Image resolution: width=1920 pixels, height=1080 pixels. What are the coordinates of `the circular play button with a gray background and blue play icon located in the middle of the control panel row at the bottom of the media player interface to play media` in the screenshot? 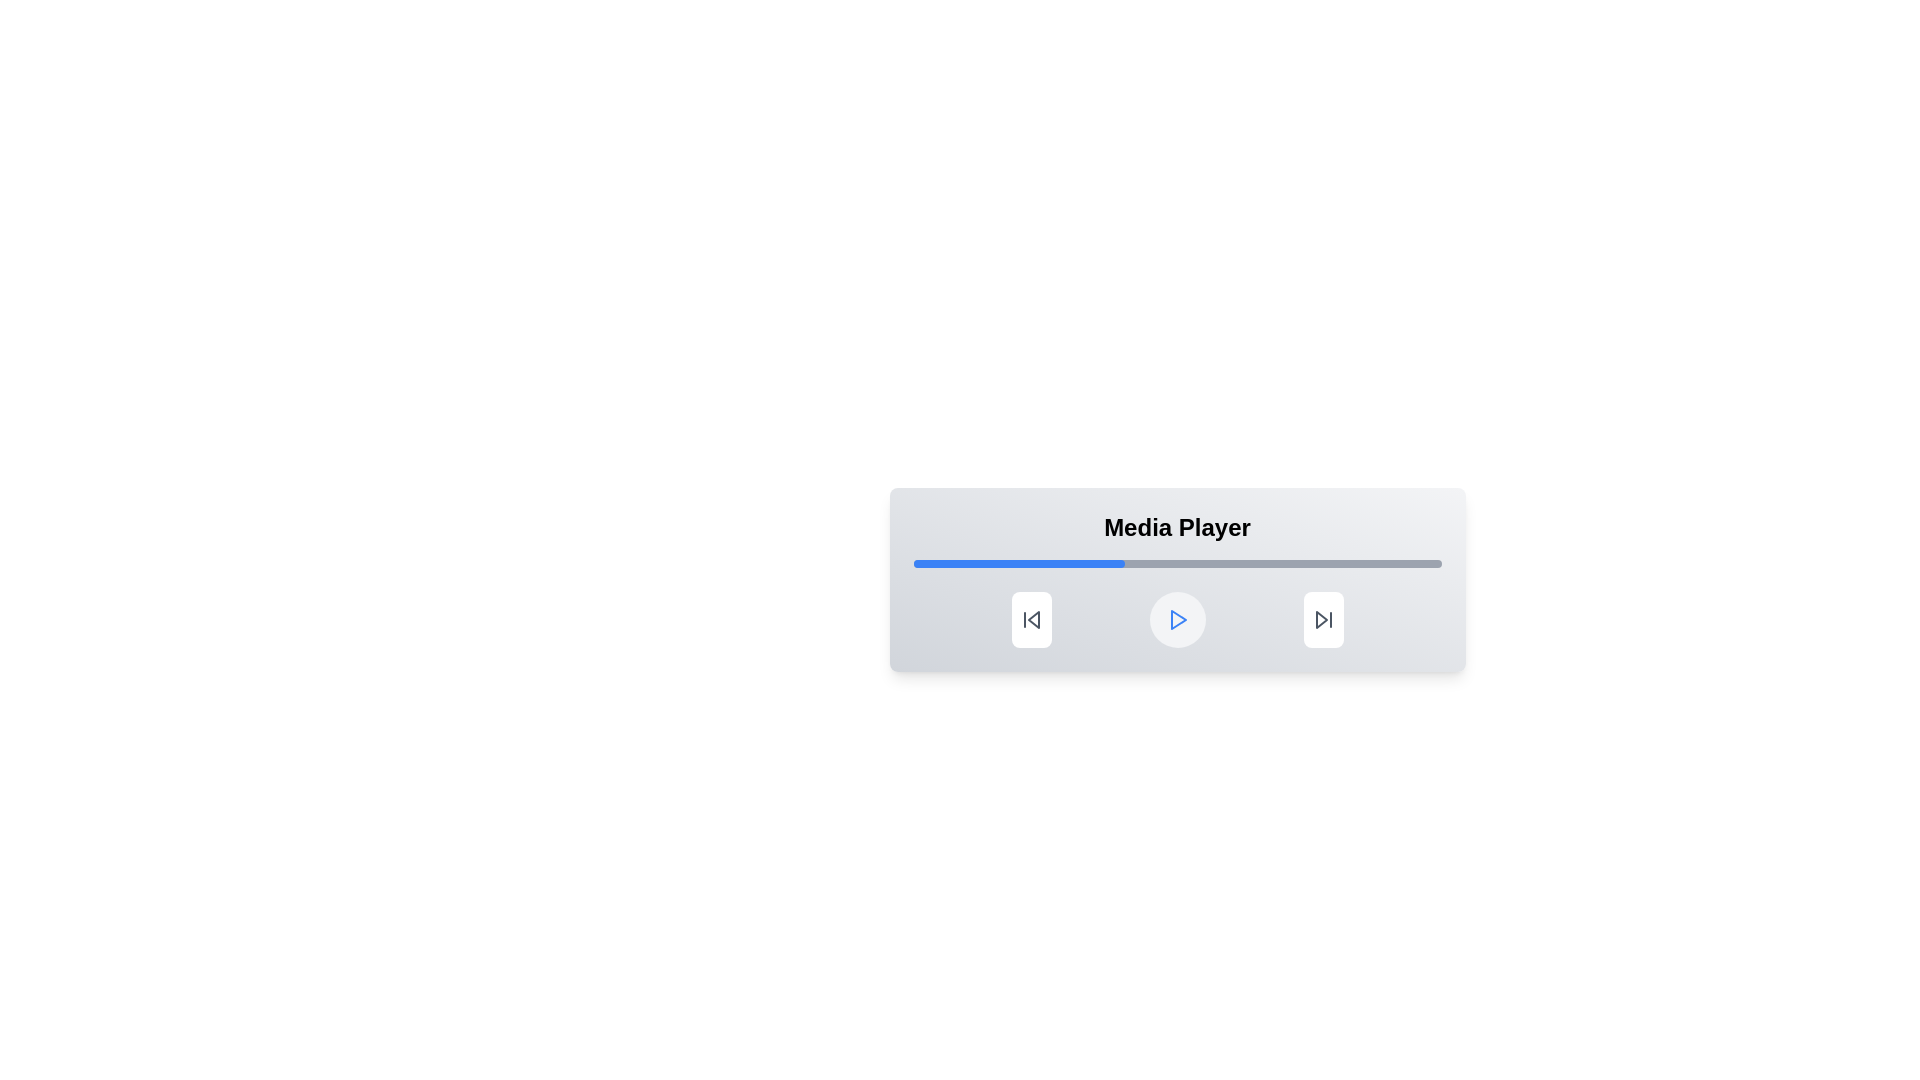 It's located at (1177, 619).